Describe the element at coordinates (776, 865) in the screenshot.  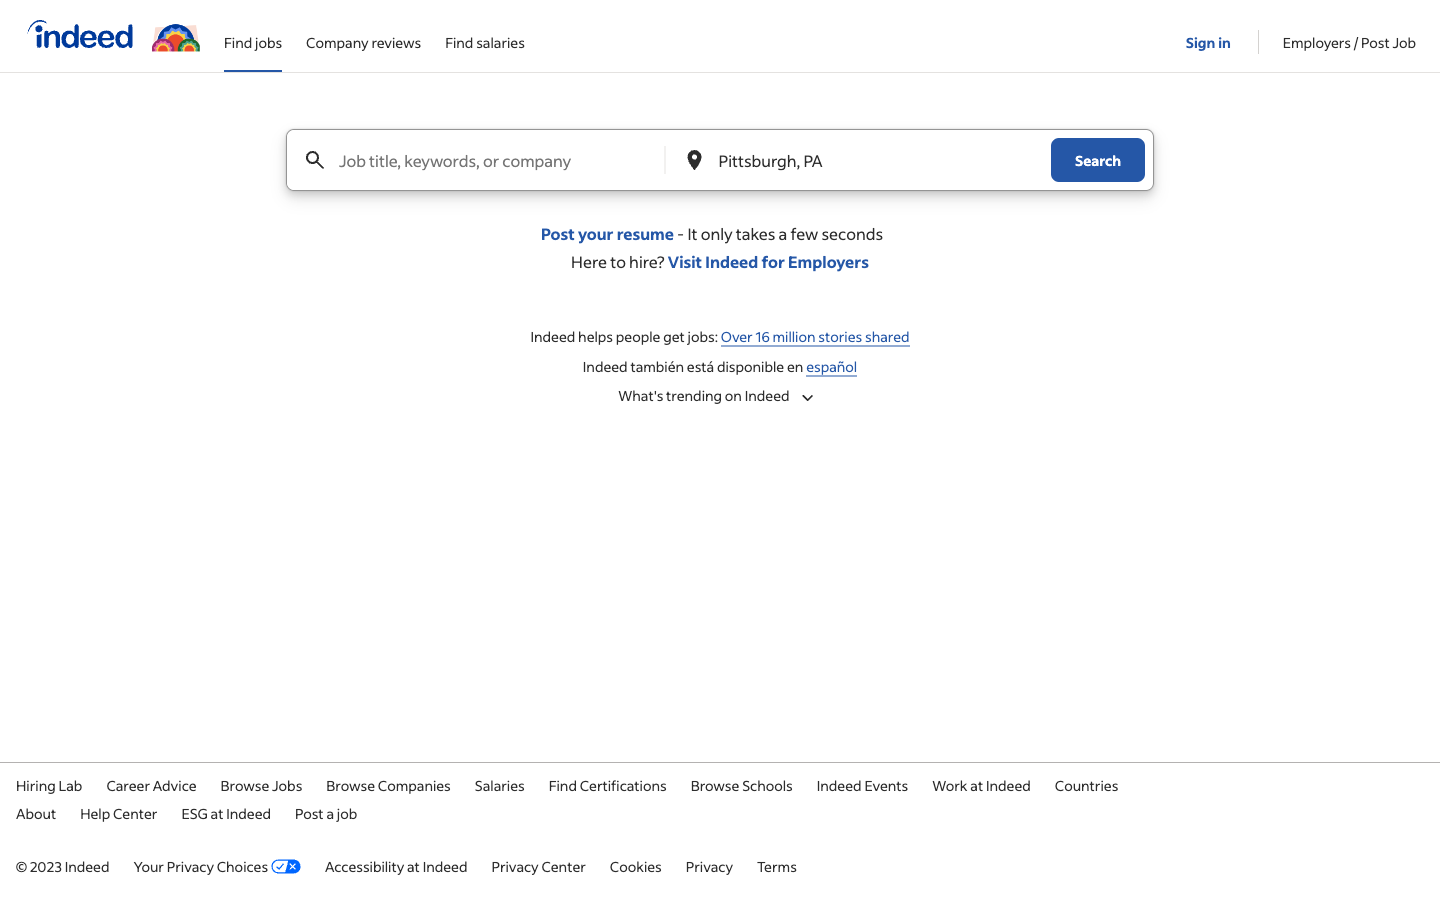
I see `the terms of service section` at that location.